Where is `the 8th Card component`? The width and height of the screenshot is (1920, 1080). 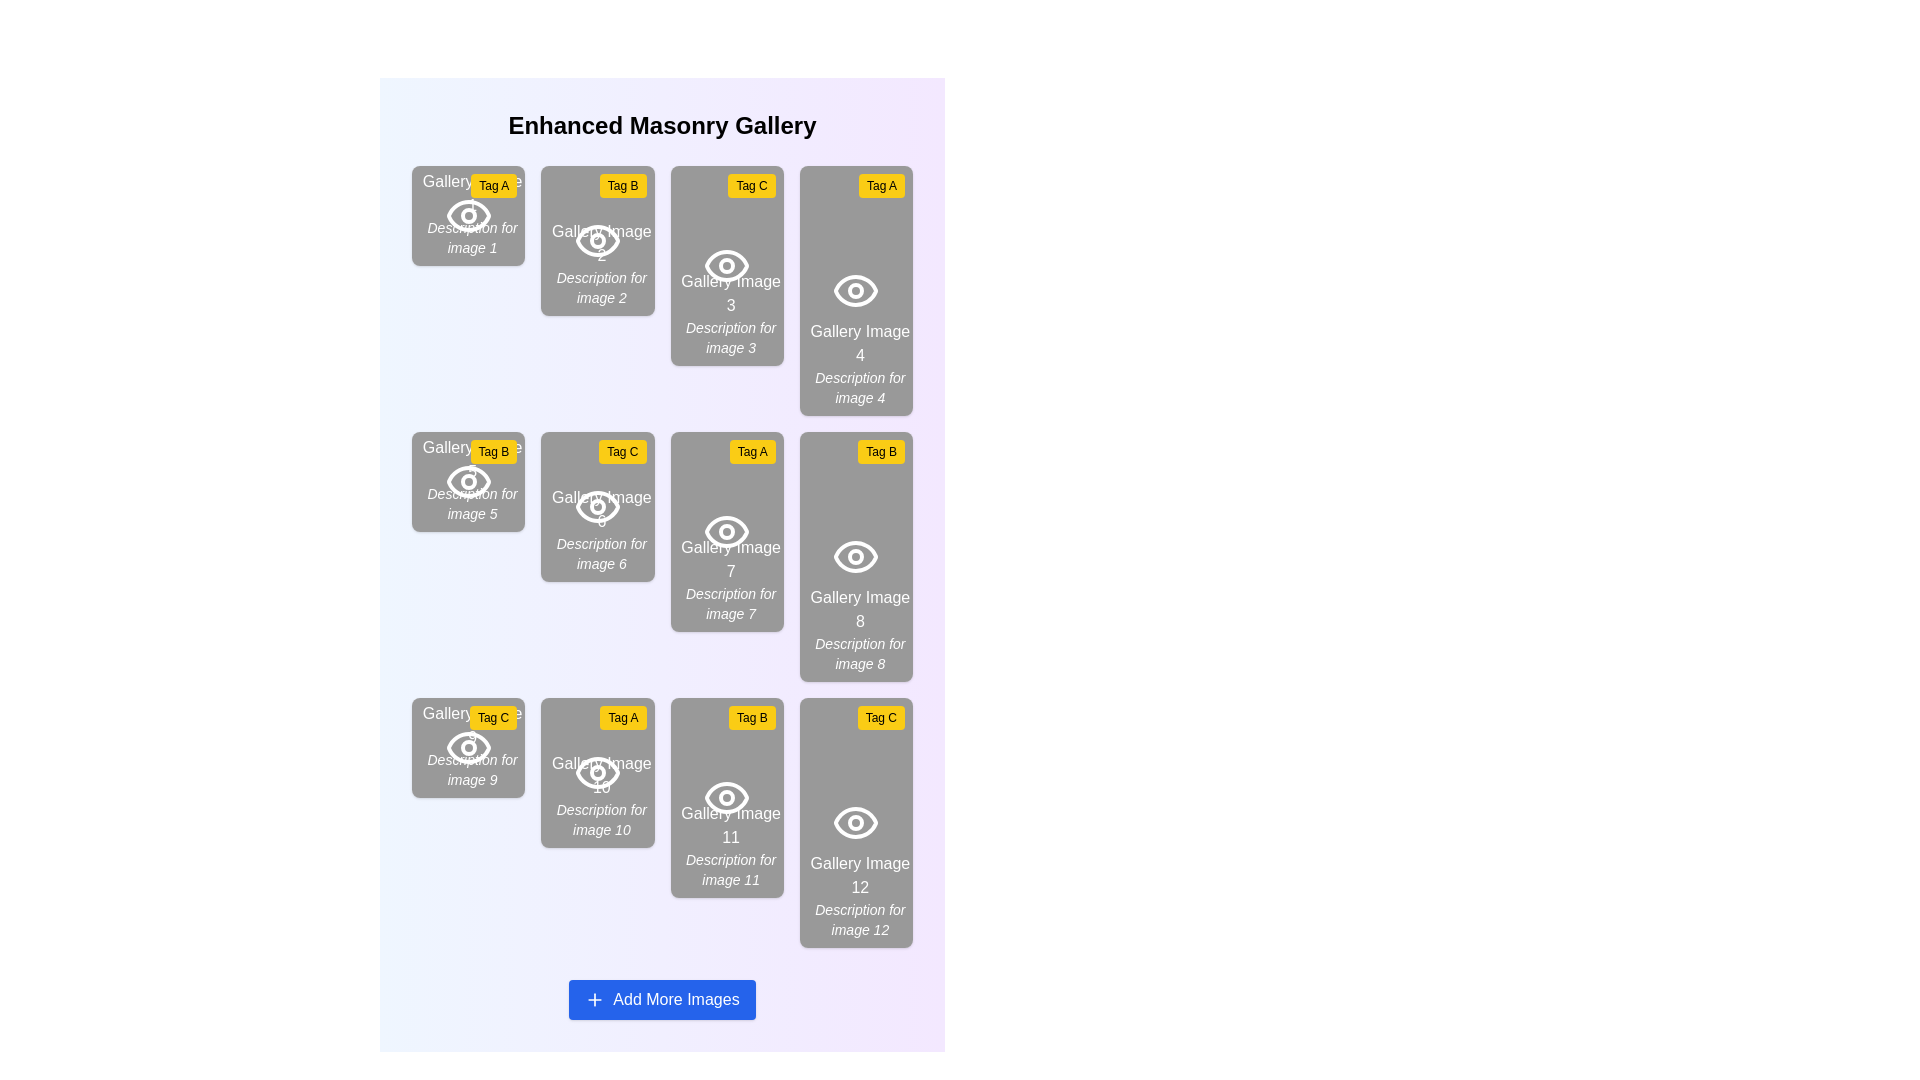 the 8th Card component is located at coordinates (856, 556).